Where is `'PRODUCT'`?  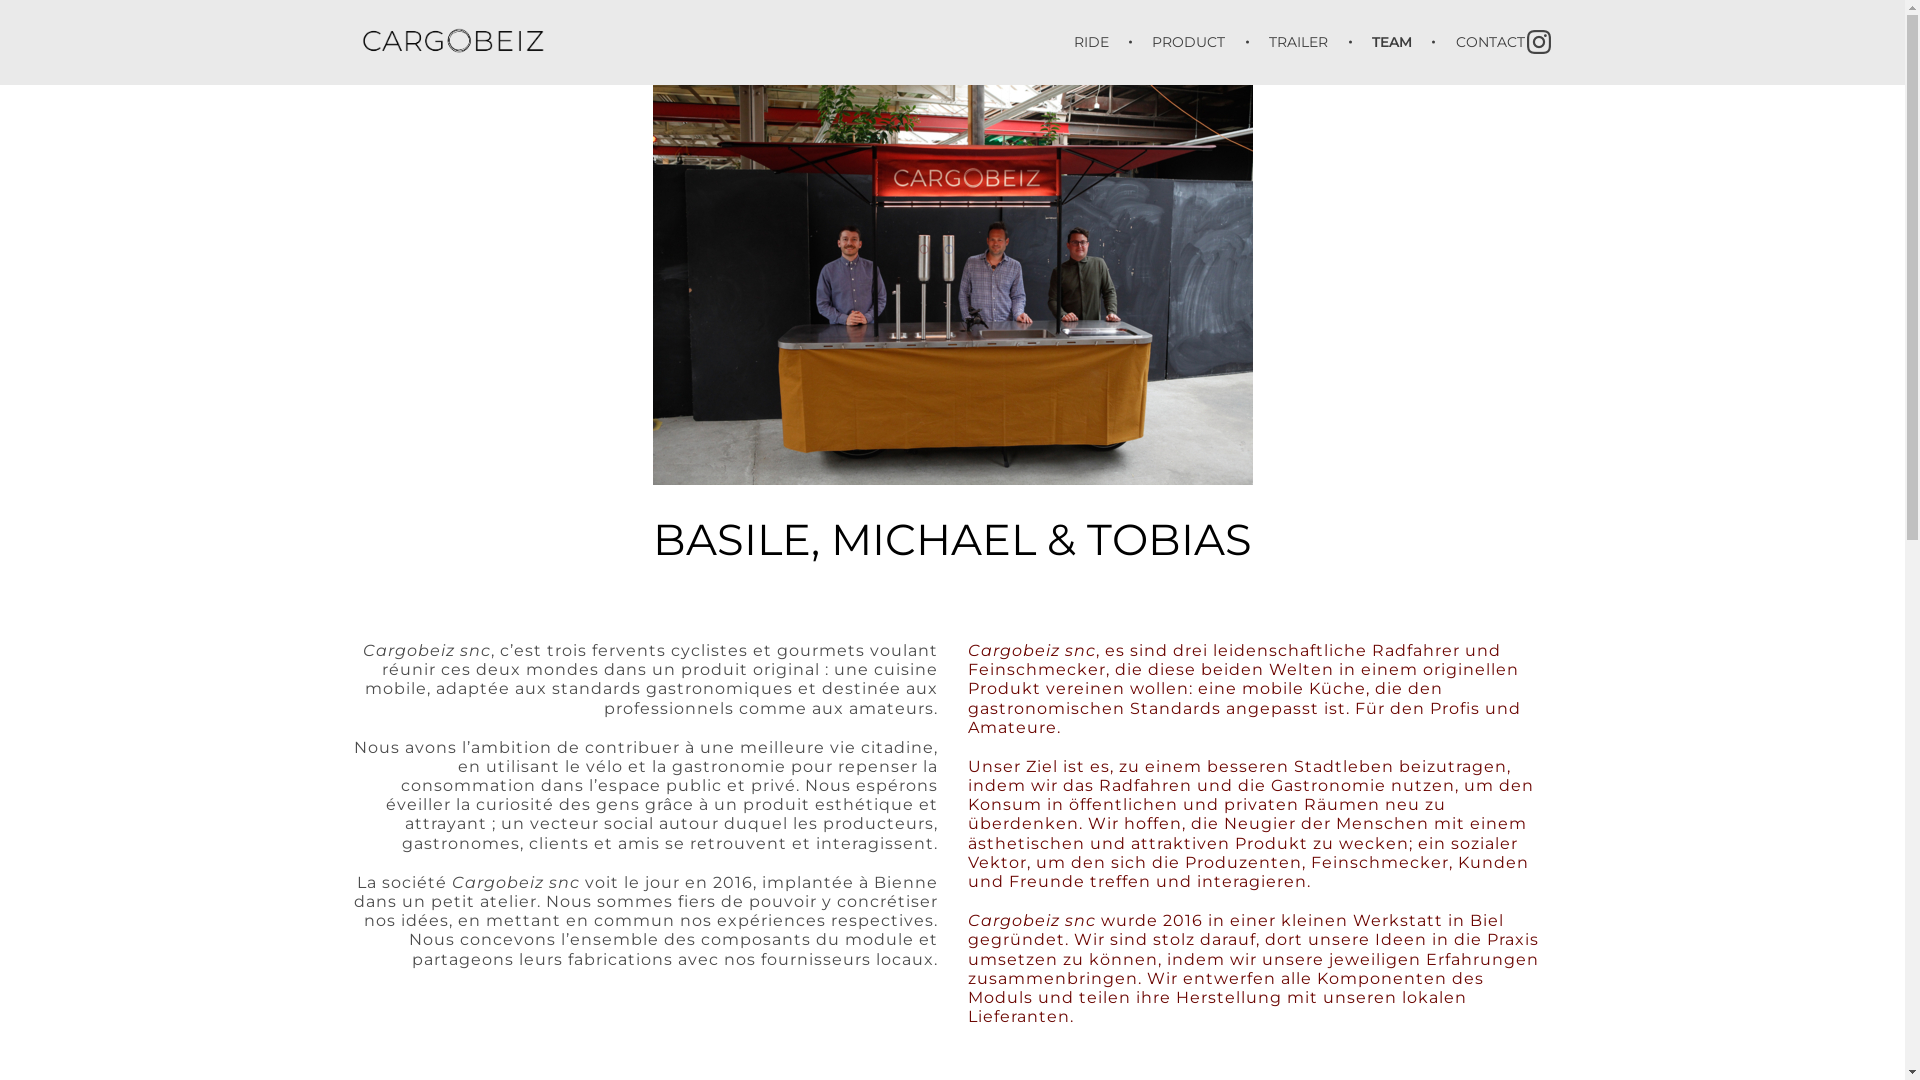
'PRODUCT' is located at coordinates (1192, 42).